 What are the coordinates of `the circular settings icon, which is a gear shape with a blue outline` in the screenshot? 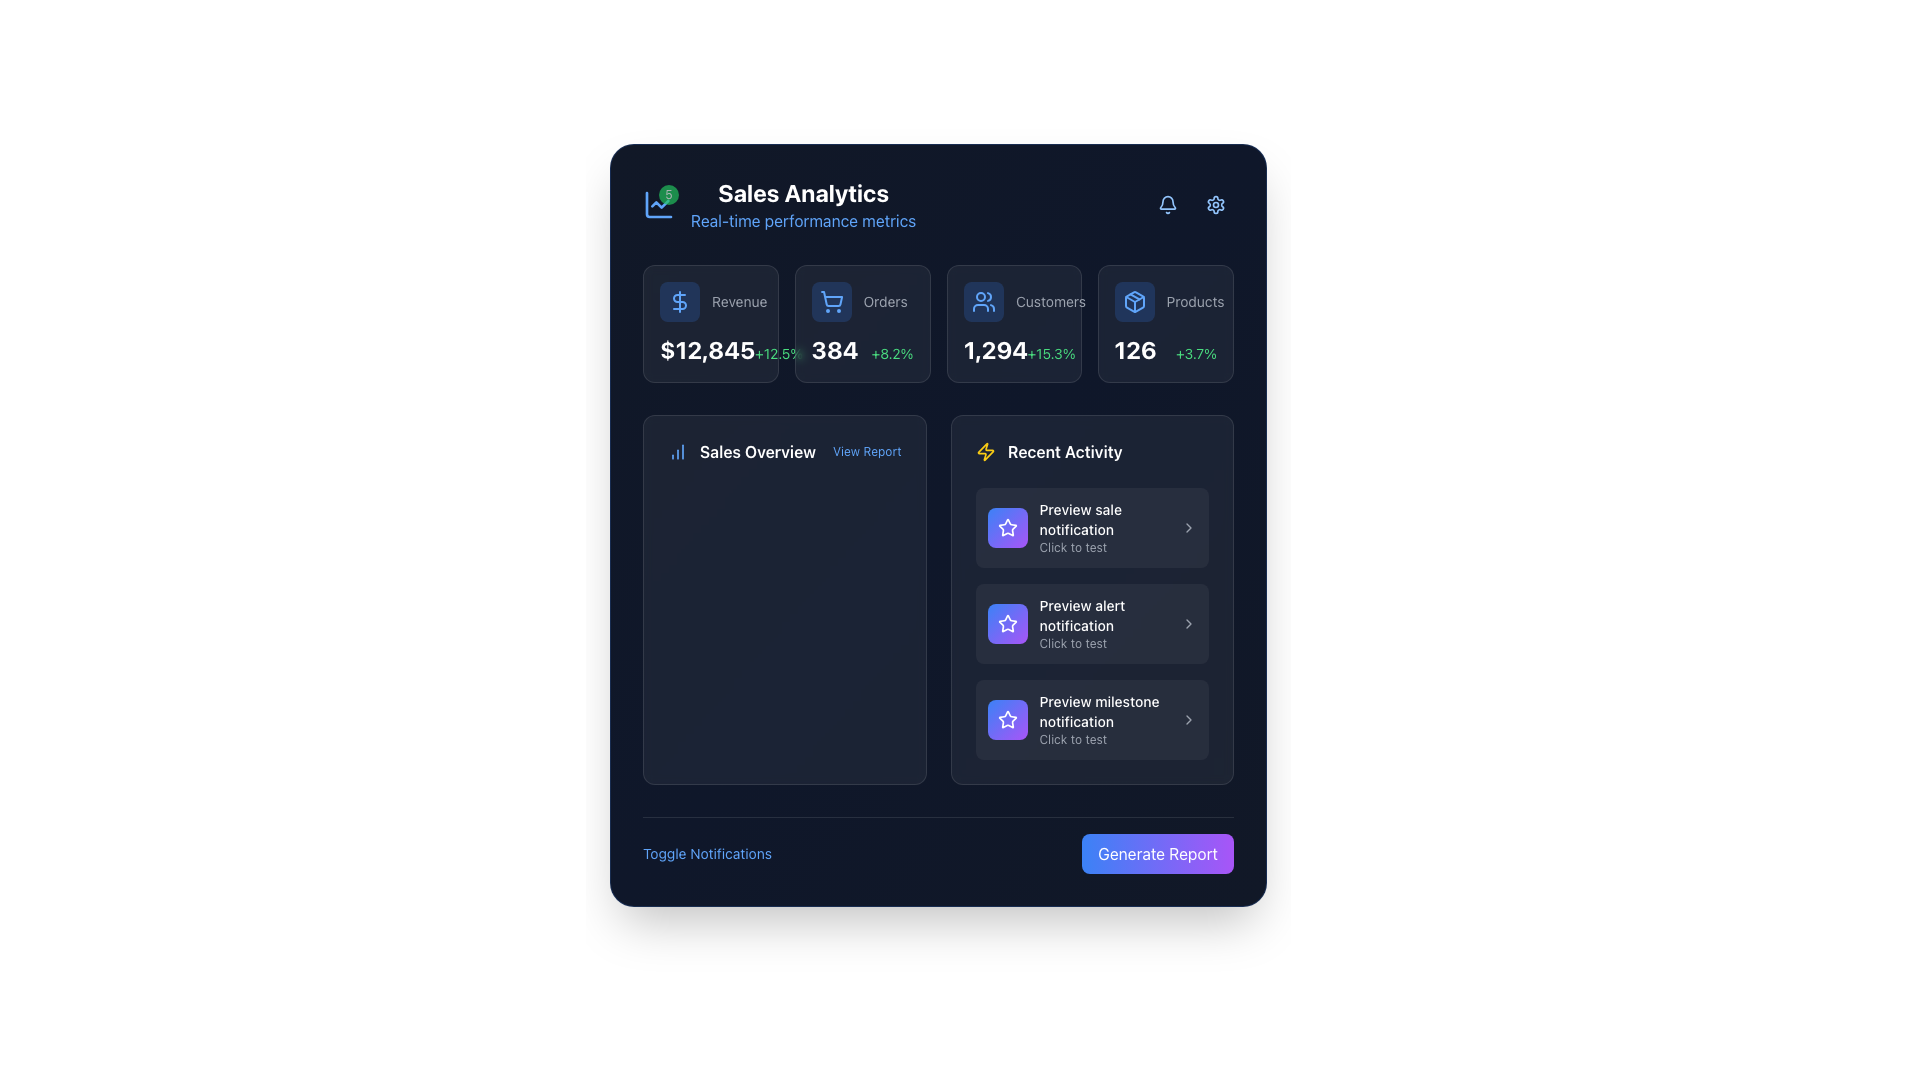 It's located at (1214, 204).